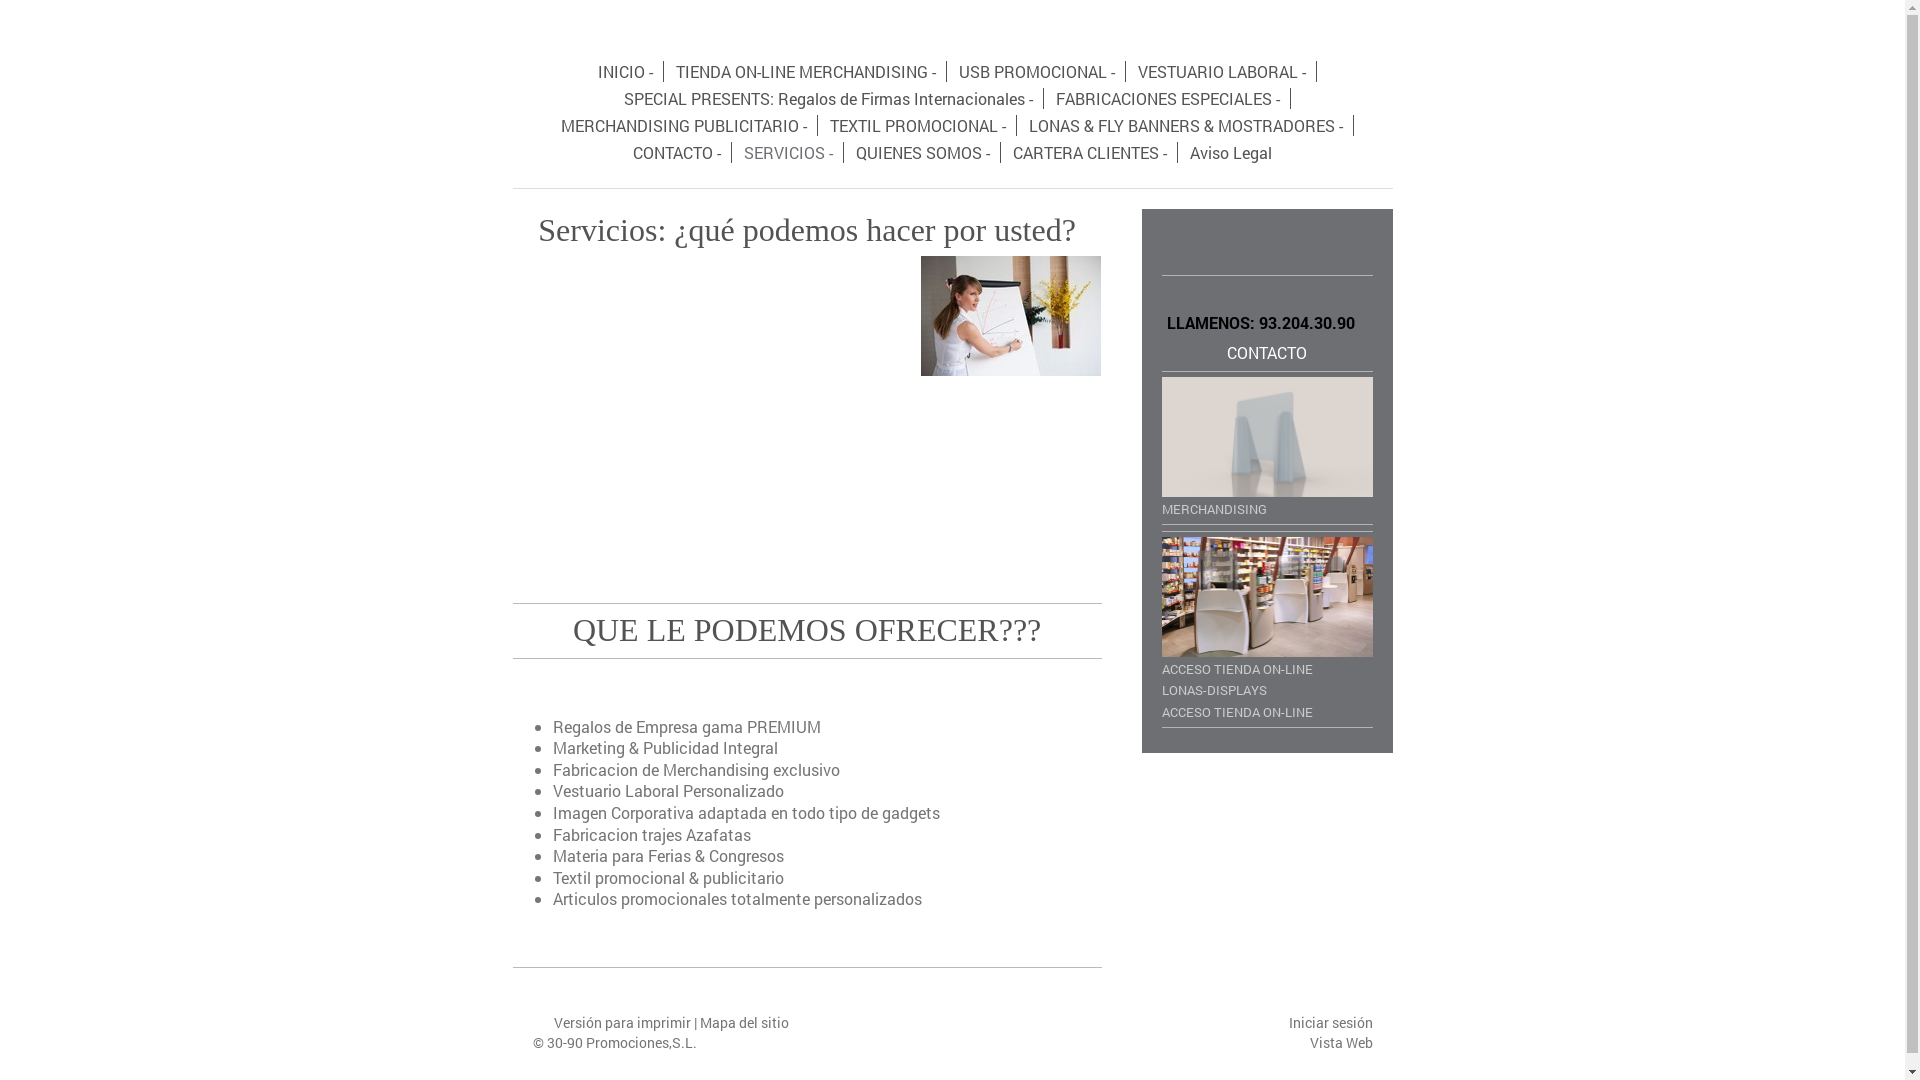  Describe the element at coordinates (917, 125) in the screenshot. I see `'TEXTIL PROMOCIONAL -'` at that location.